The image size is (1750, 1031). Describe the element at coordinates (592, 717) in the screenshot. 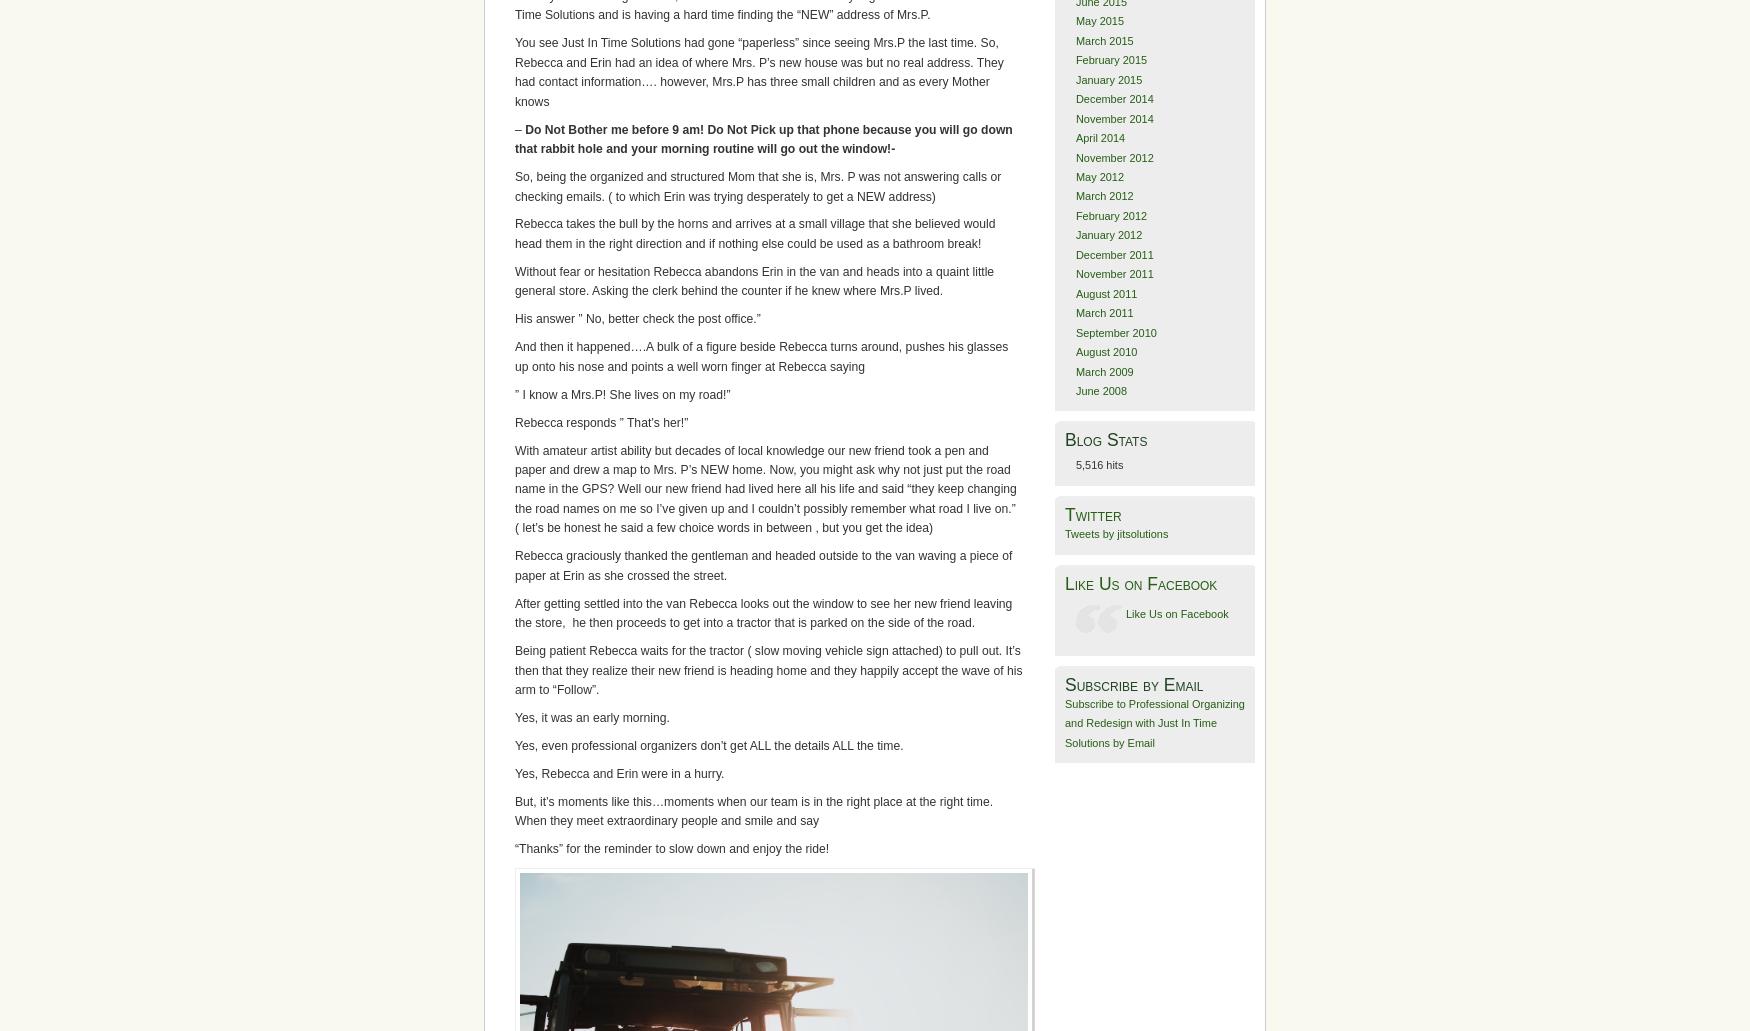

I see `'Yes, it was an early morning.'` at that location.